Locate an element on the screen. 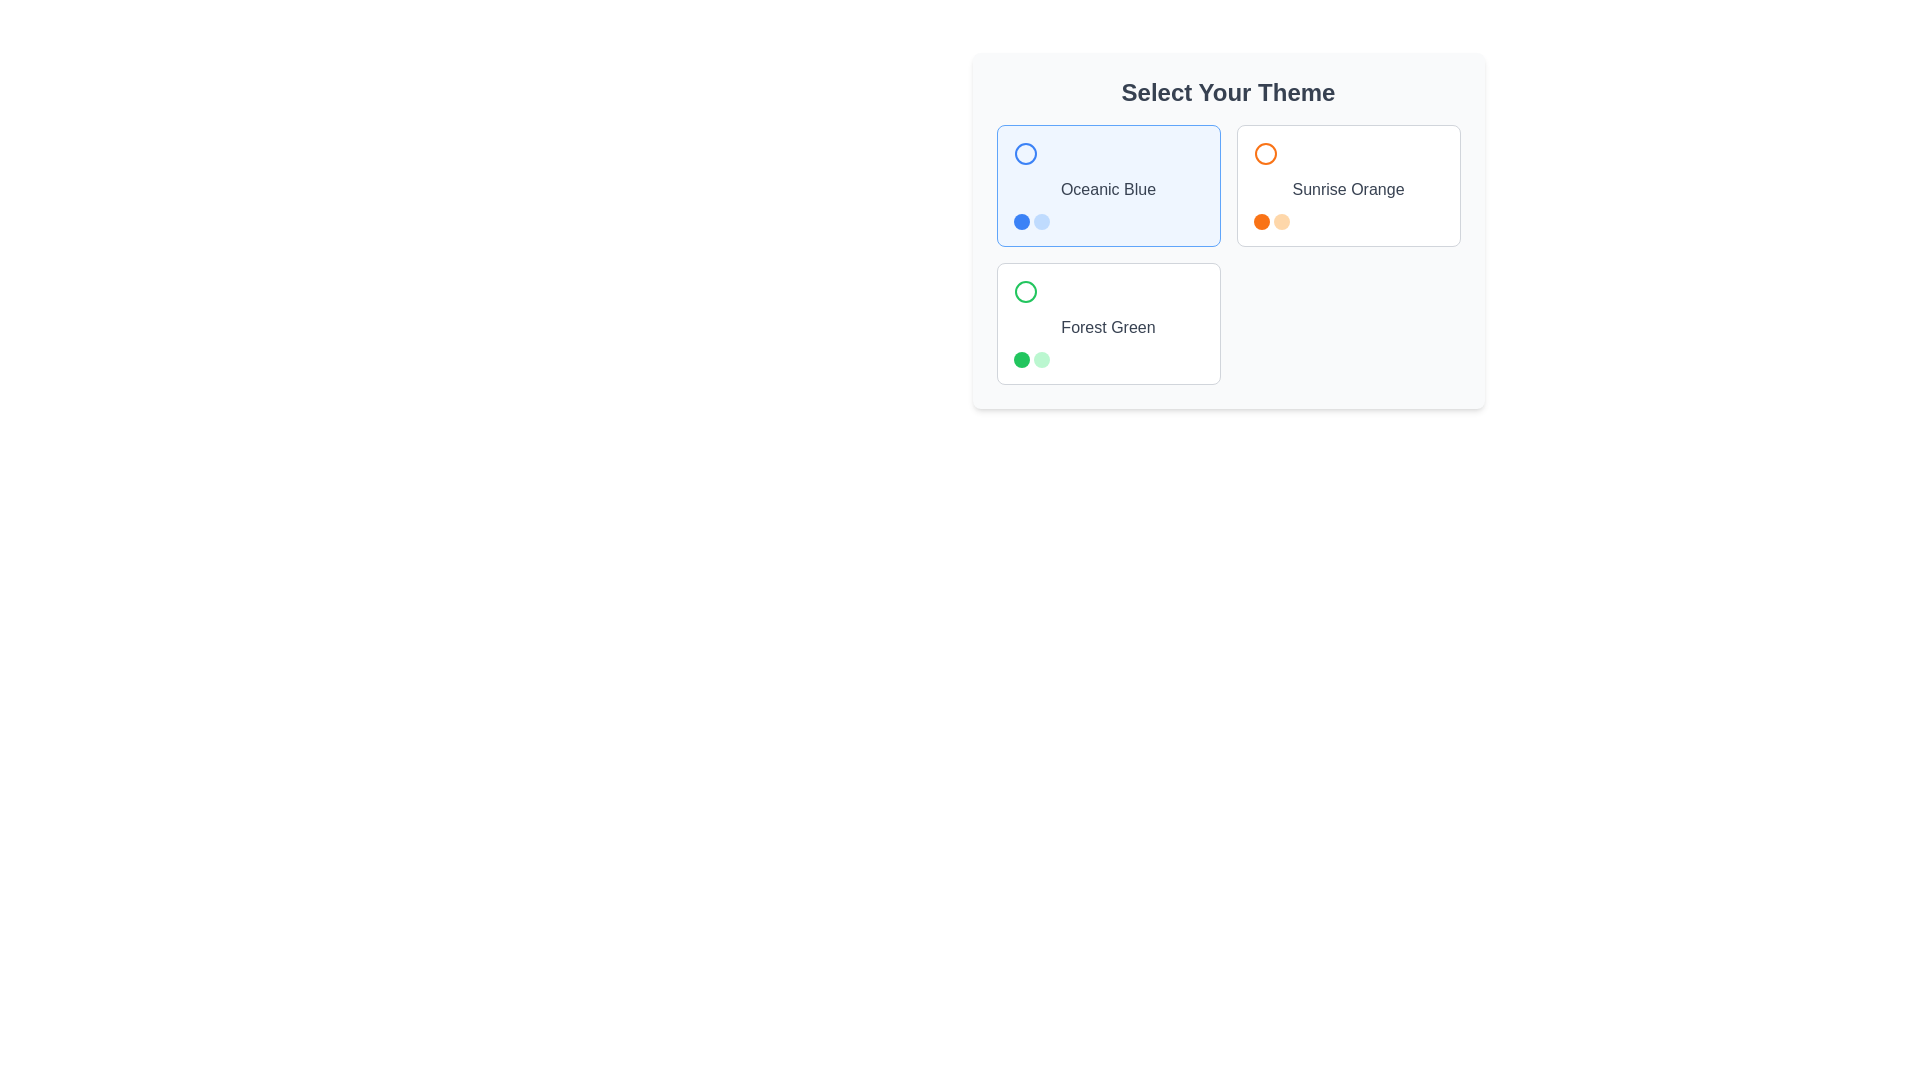 The image size is (1920, 1080). the icon indicating the 'Forest Green' selection card, located at the top-left corner above the text 'Forest Green' is located at coordinates (1025, 292).